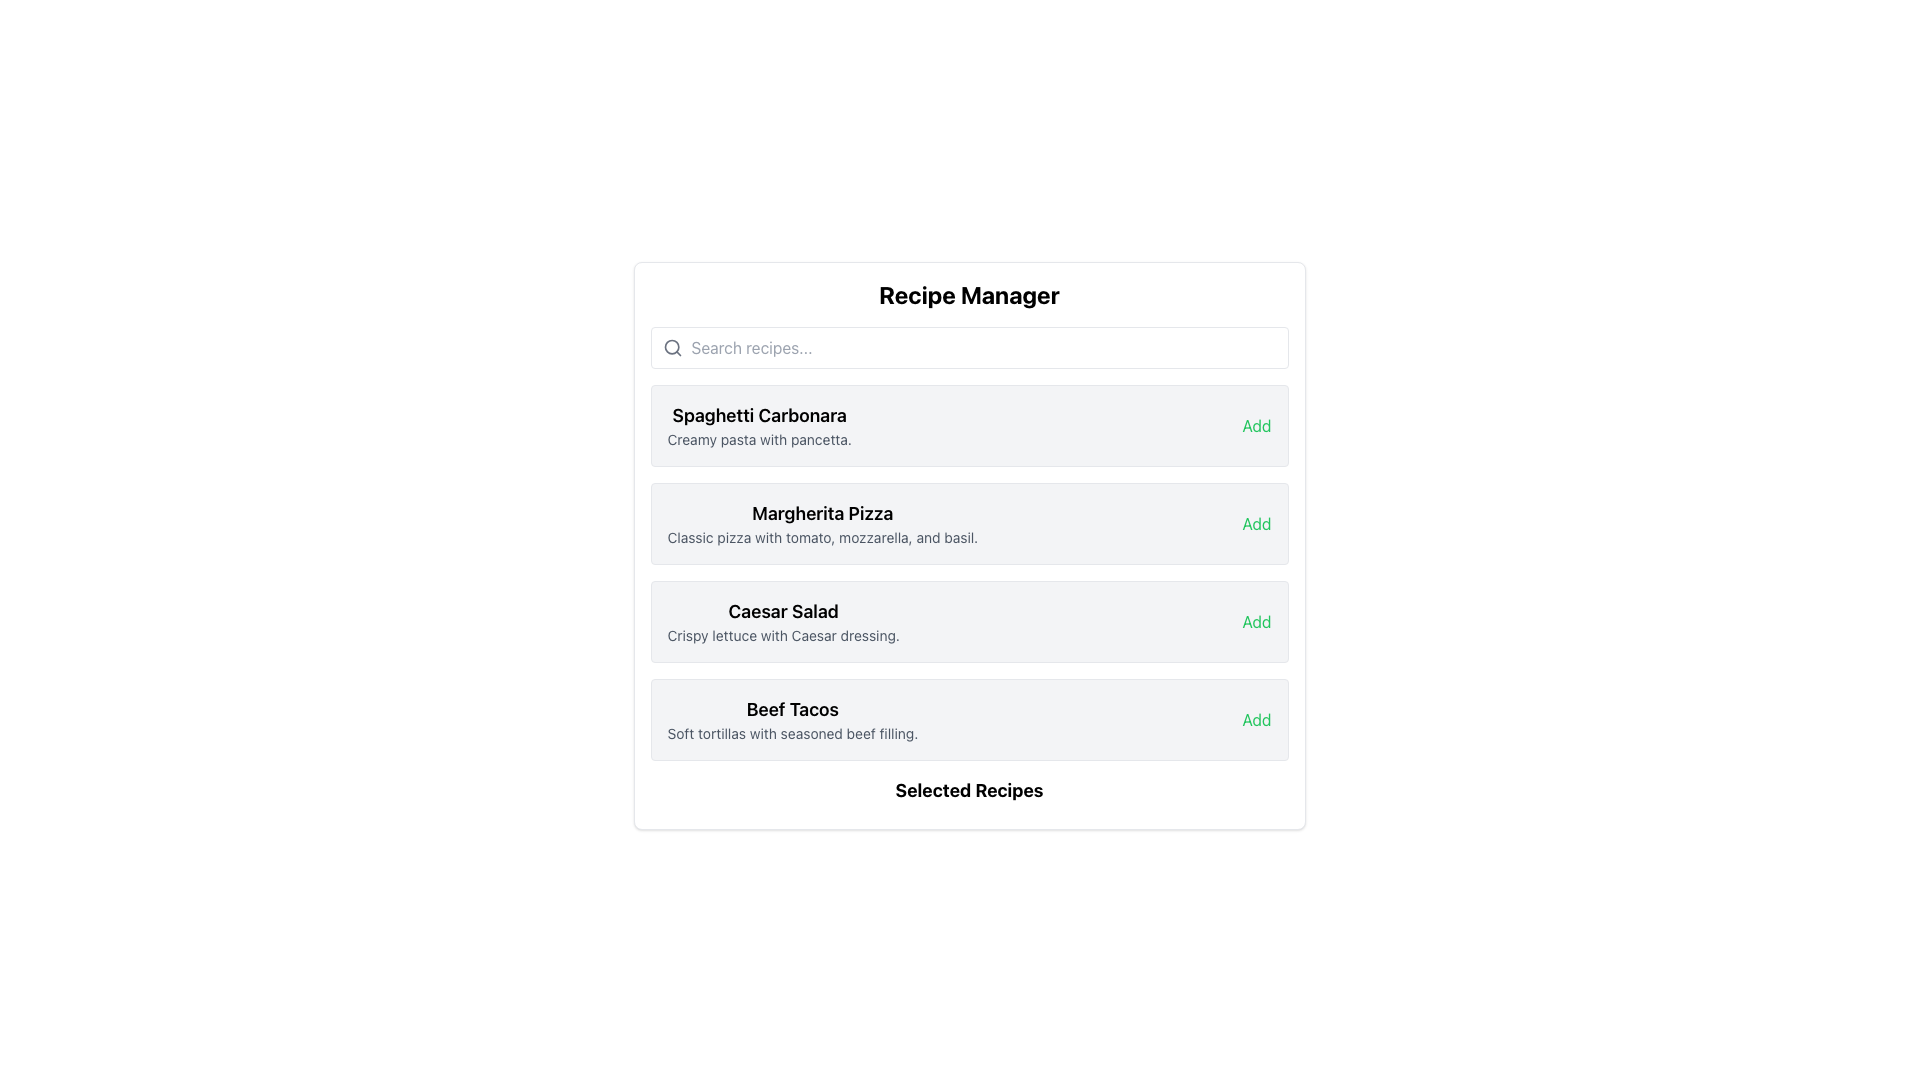 This screenshot has height=1080, width=1920. What do you see at coordinates (782, 620) in the screenshot?
I see `the text block titled 'Caesar Salad' to reference its content for a related action` at bounding box center [782, 620].